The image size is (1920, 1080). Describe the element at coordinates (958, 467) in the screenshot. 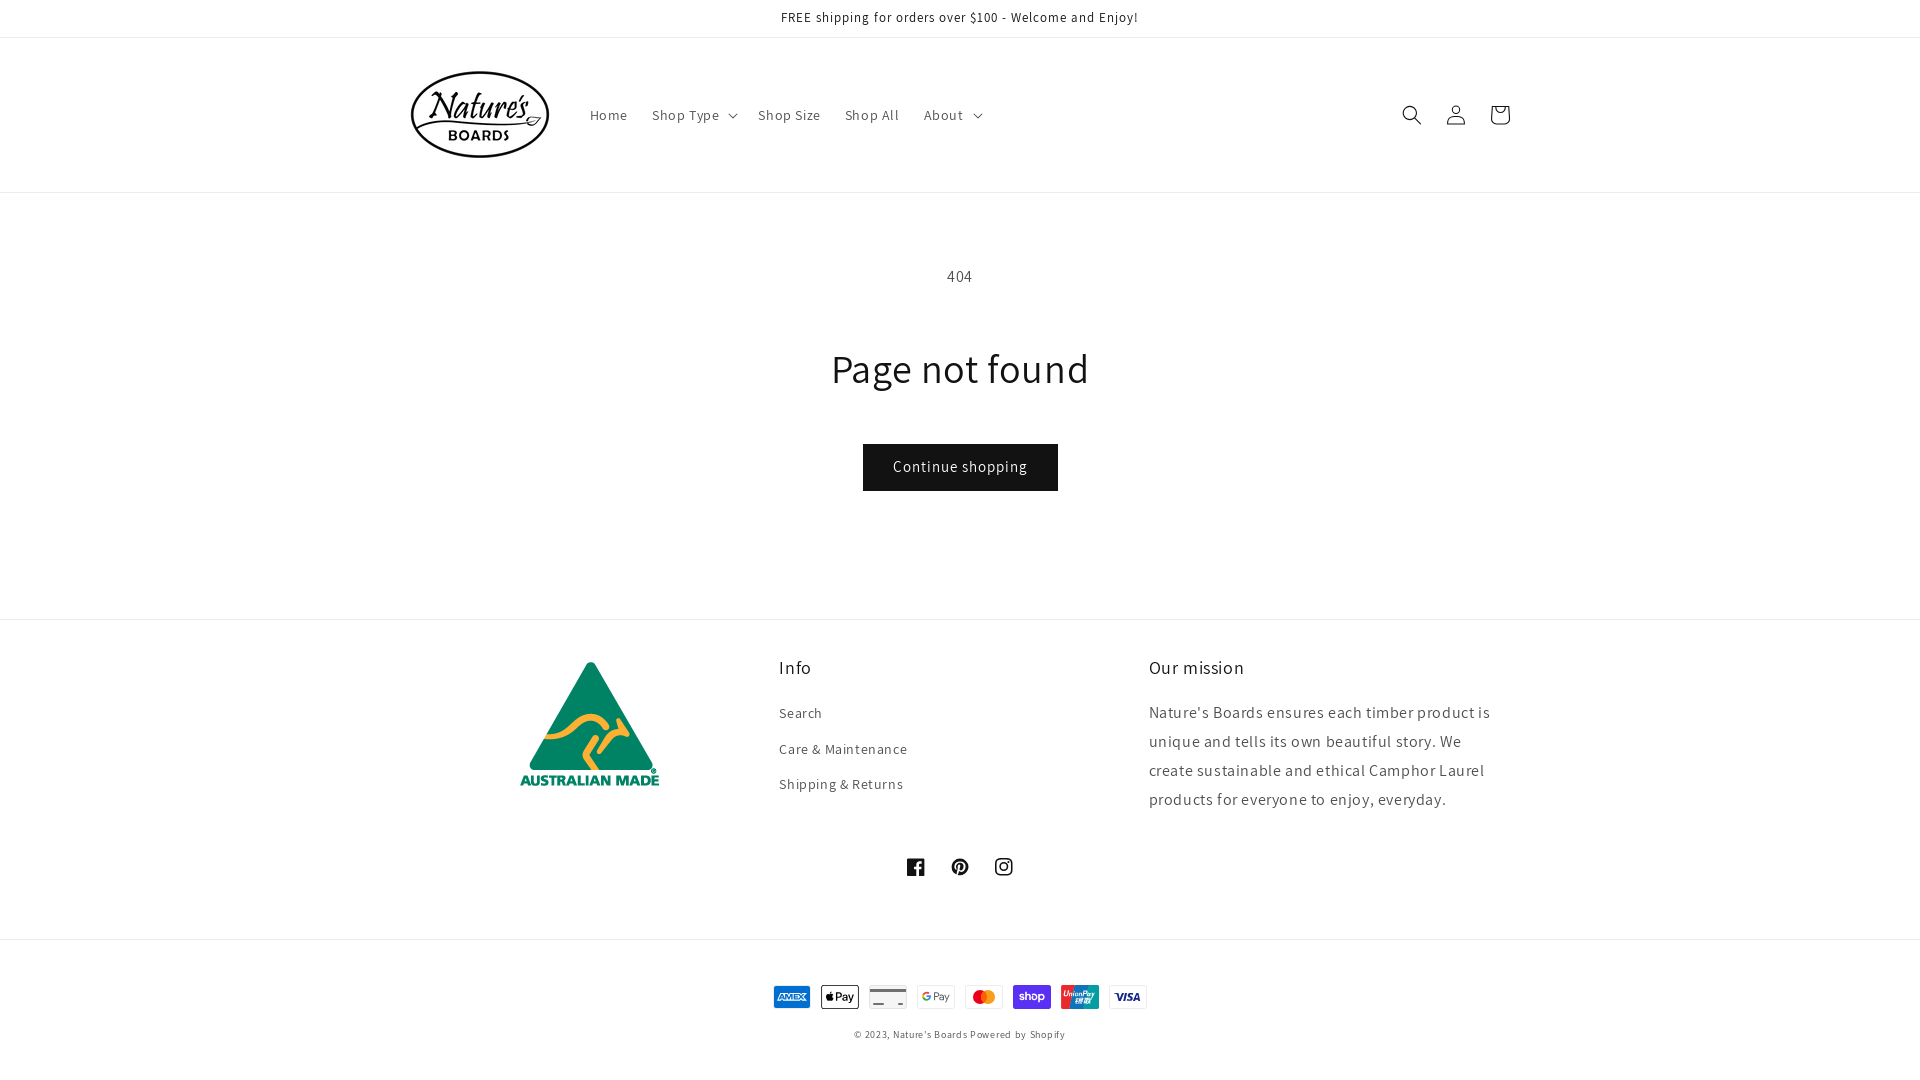

I see `'Continue shopping'` at that location.